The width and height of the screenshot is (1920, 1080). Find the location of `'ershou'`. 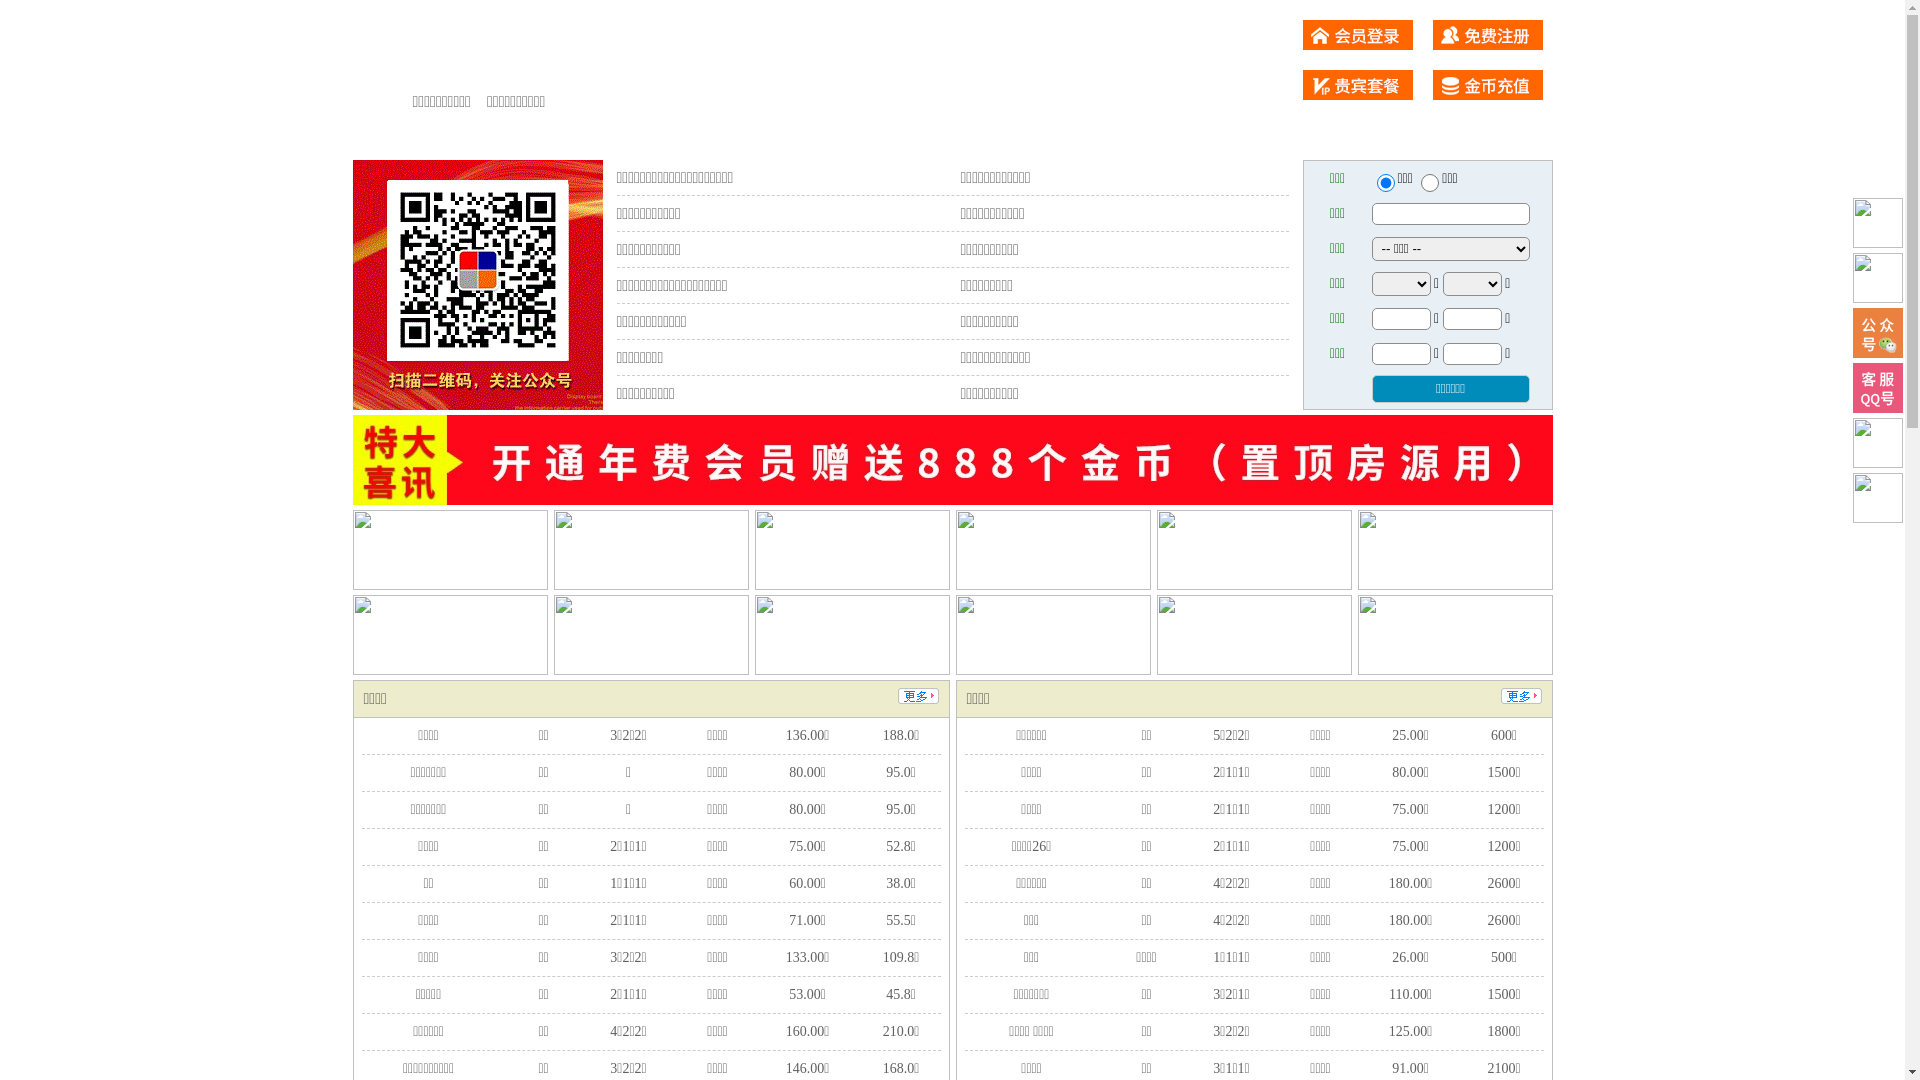

'ershou' is located at coordinates (1384, 182).